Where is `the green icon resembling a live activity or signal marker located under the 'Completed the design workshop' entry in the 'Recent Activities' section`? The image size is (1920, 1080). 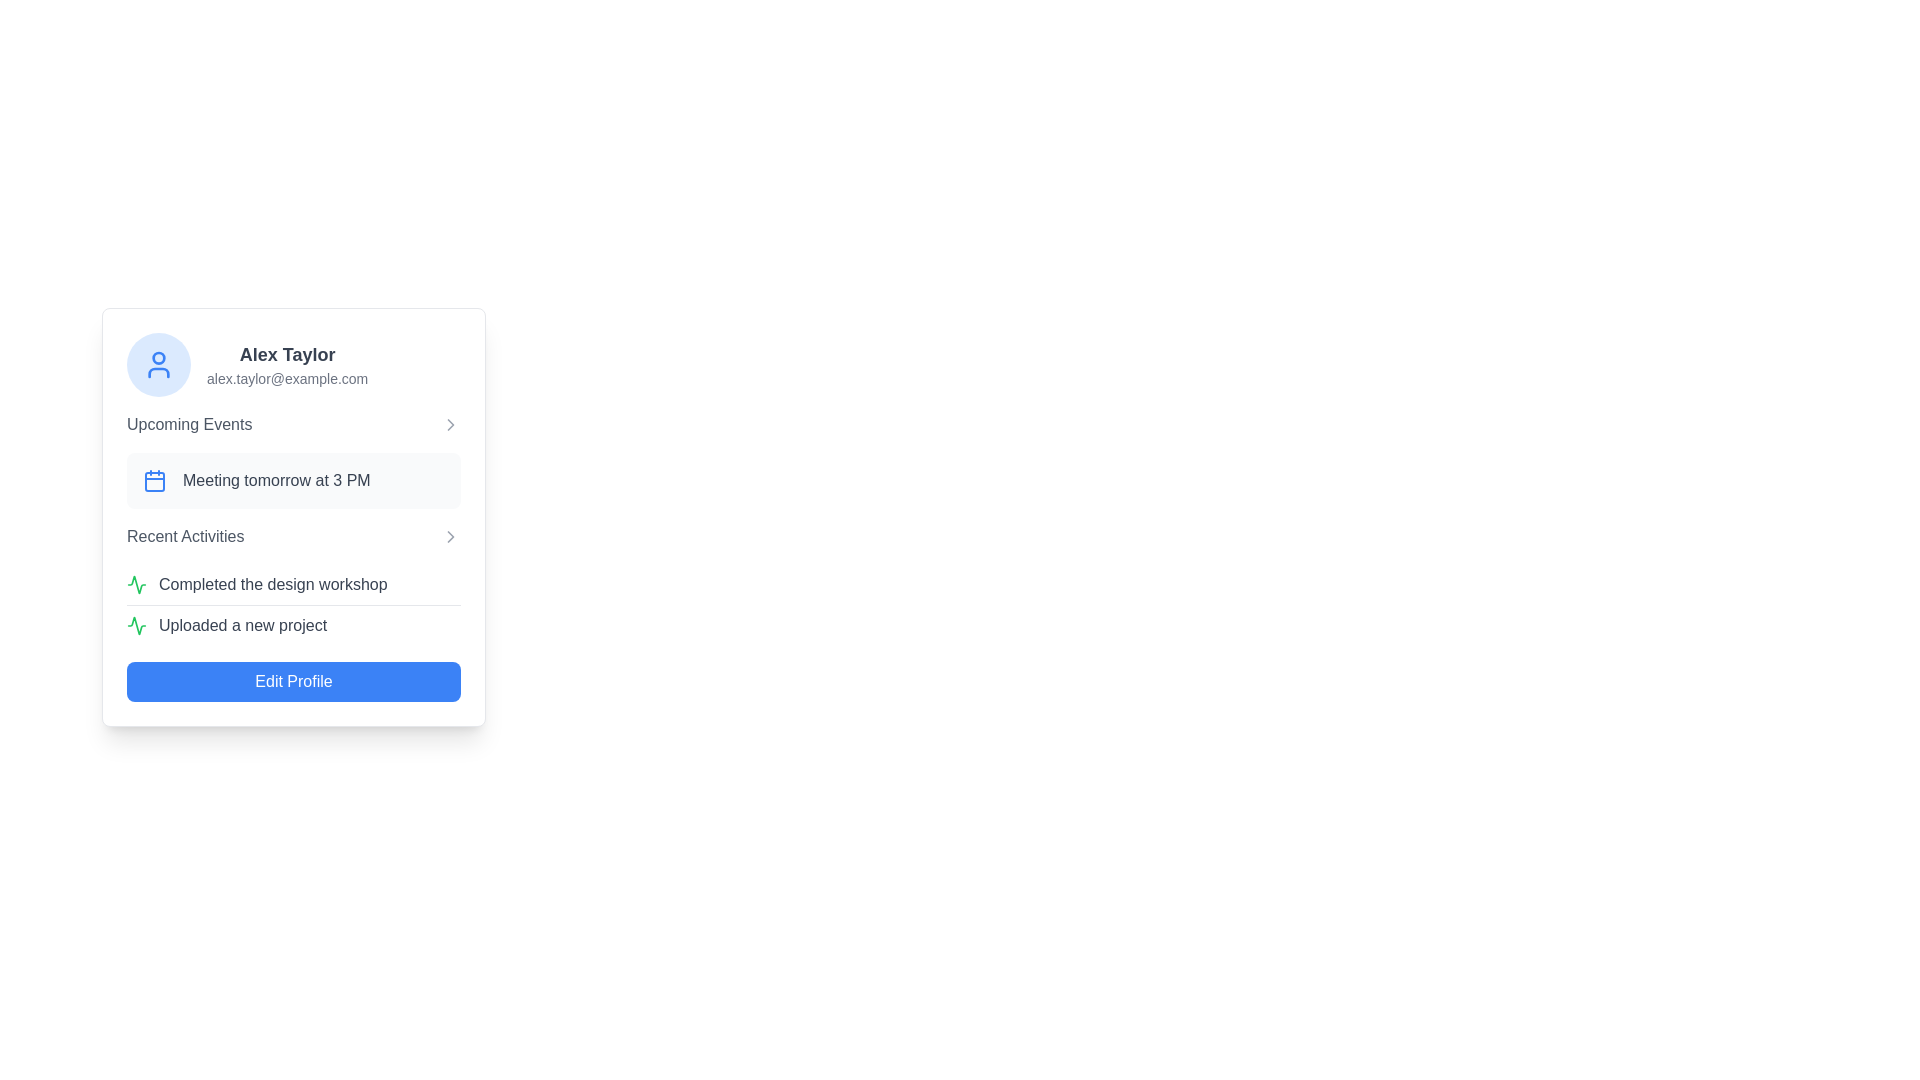
the green icon resembling a live activity or signal marker located under the 'Completed the design workshop' entry in the 'Recent Activities' section is located at coordinates (136, 585).